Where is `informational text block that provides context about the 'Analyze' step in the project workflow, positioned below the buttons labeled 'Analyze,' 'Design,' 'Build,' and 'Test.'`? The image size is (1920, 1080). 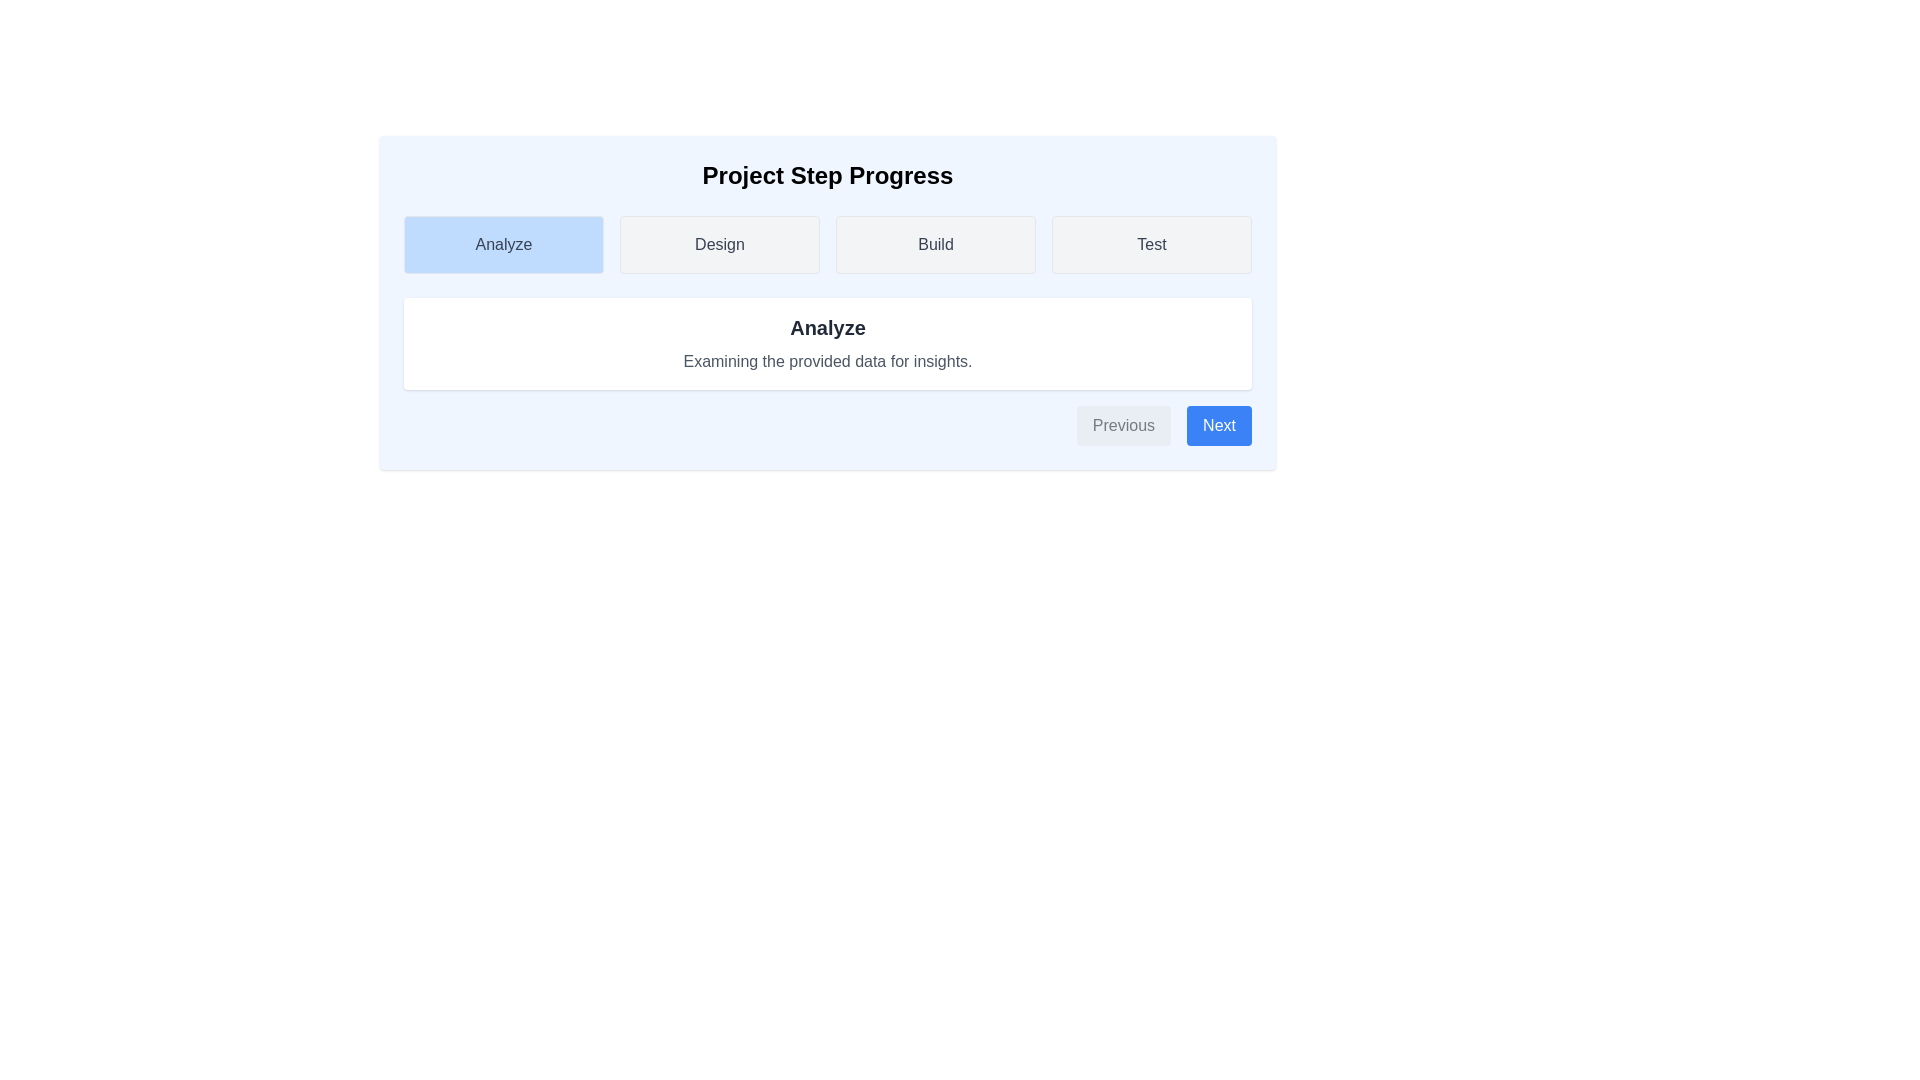 informational text block that provides context about the 'Analyze' step in the project workflow, positioned below the buttons labeled 'Analyze,' 'Design,' 'Build,' and 'Test.' is located at coordinates (828, 342).